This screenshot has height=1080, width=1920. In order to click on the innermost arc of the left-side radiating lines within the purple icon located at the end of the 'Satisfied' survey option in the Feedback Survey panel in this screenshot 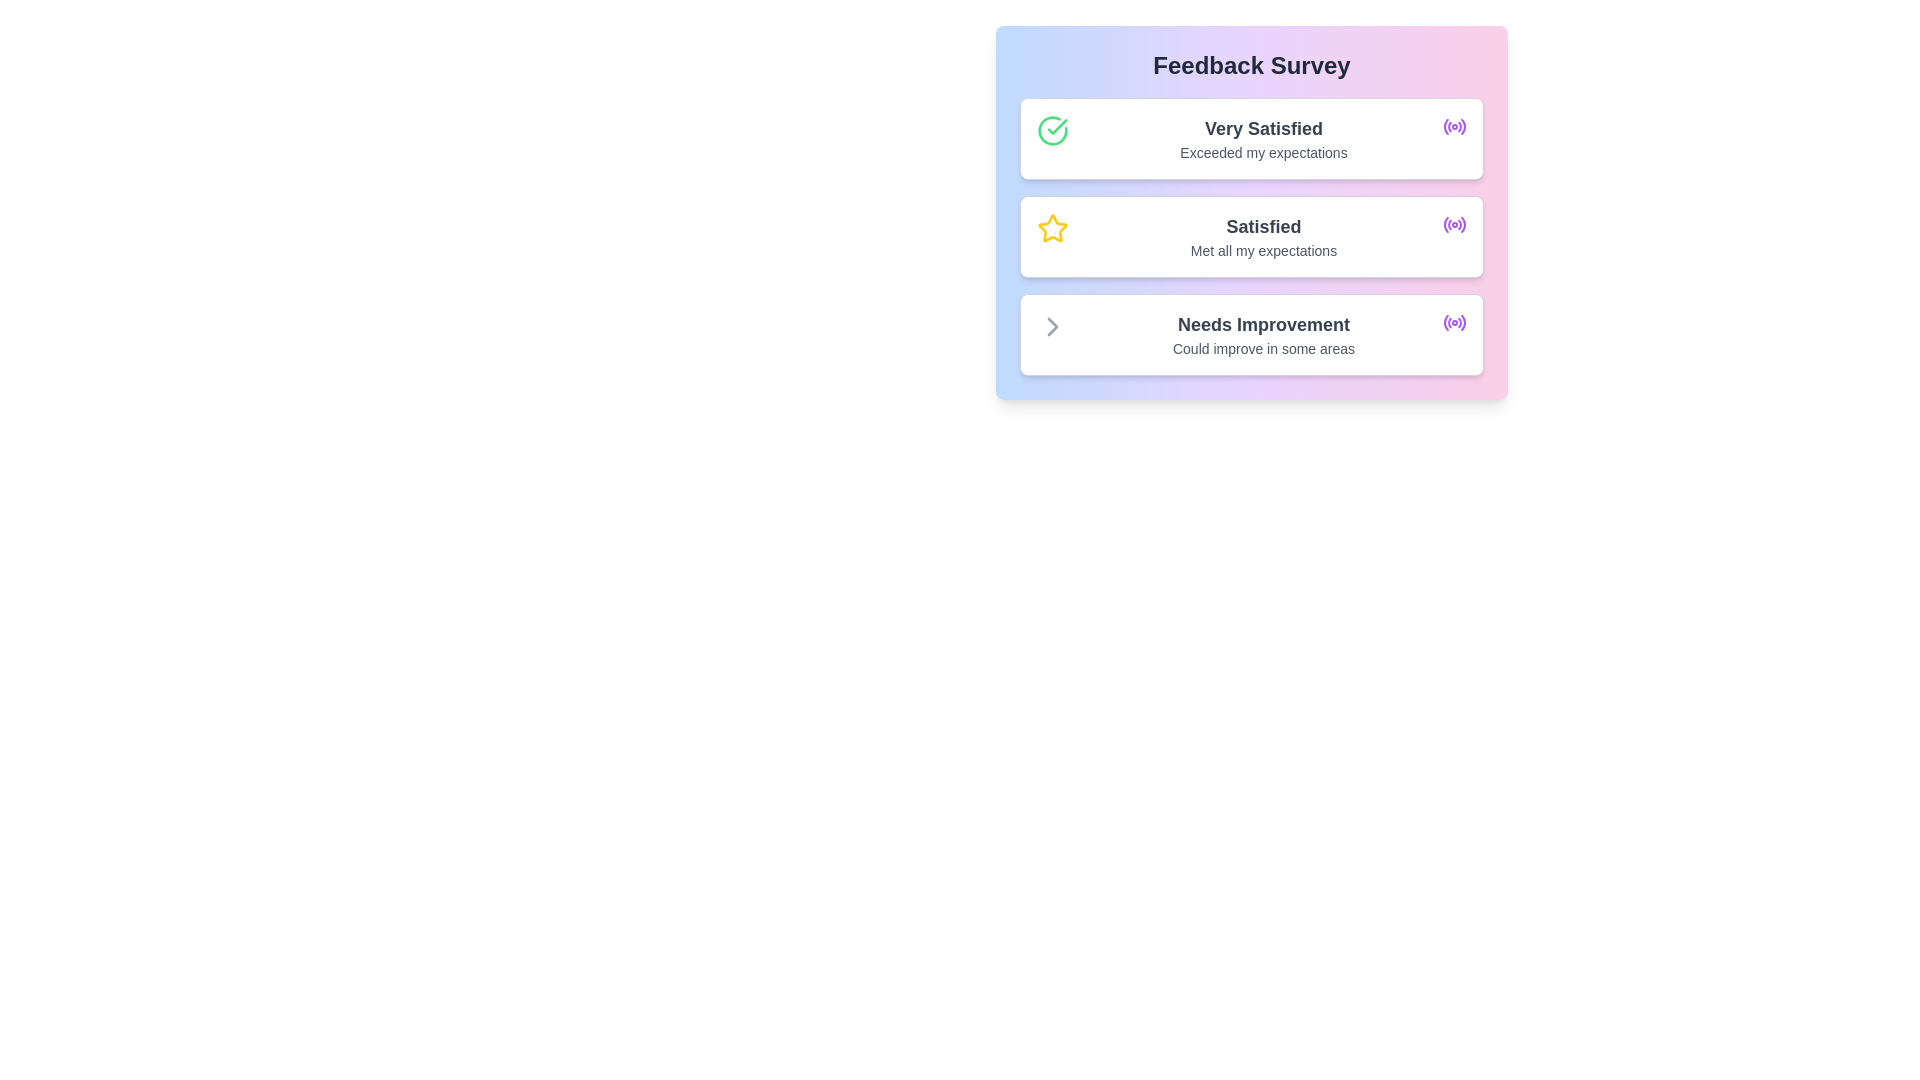, I will do `click(1446, 224)`.